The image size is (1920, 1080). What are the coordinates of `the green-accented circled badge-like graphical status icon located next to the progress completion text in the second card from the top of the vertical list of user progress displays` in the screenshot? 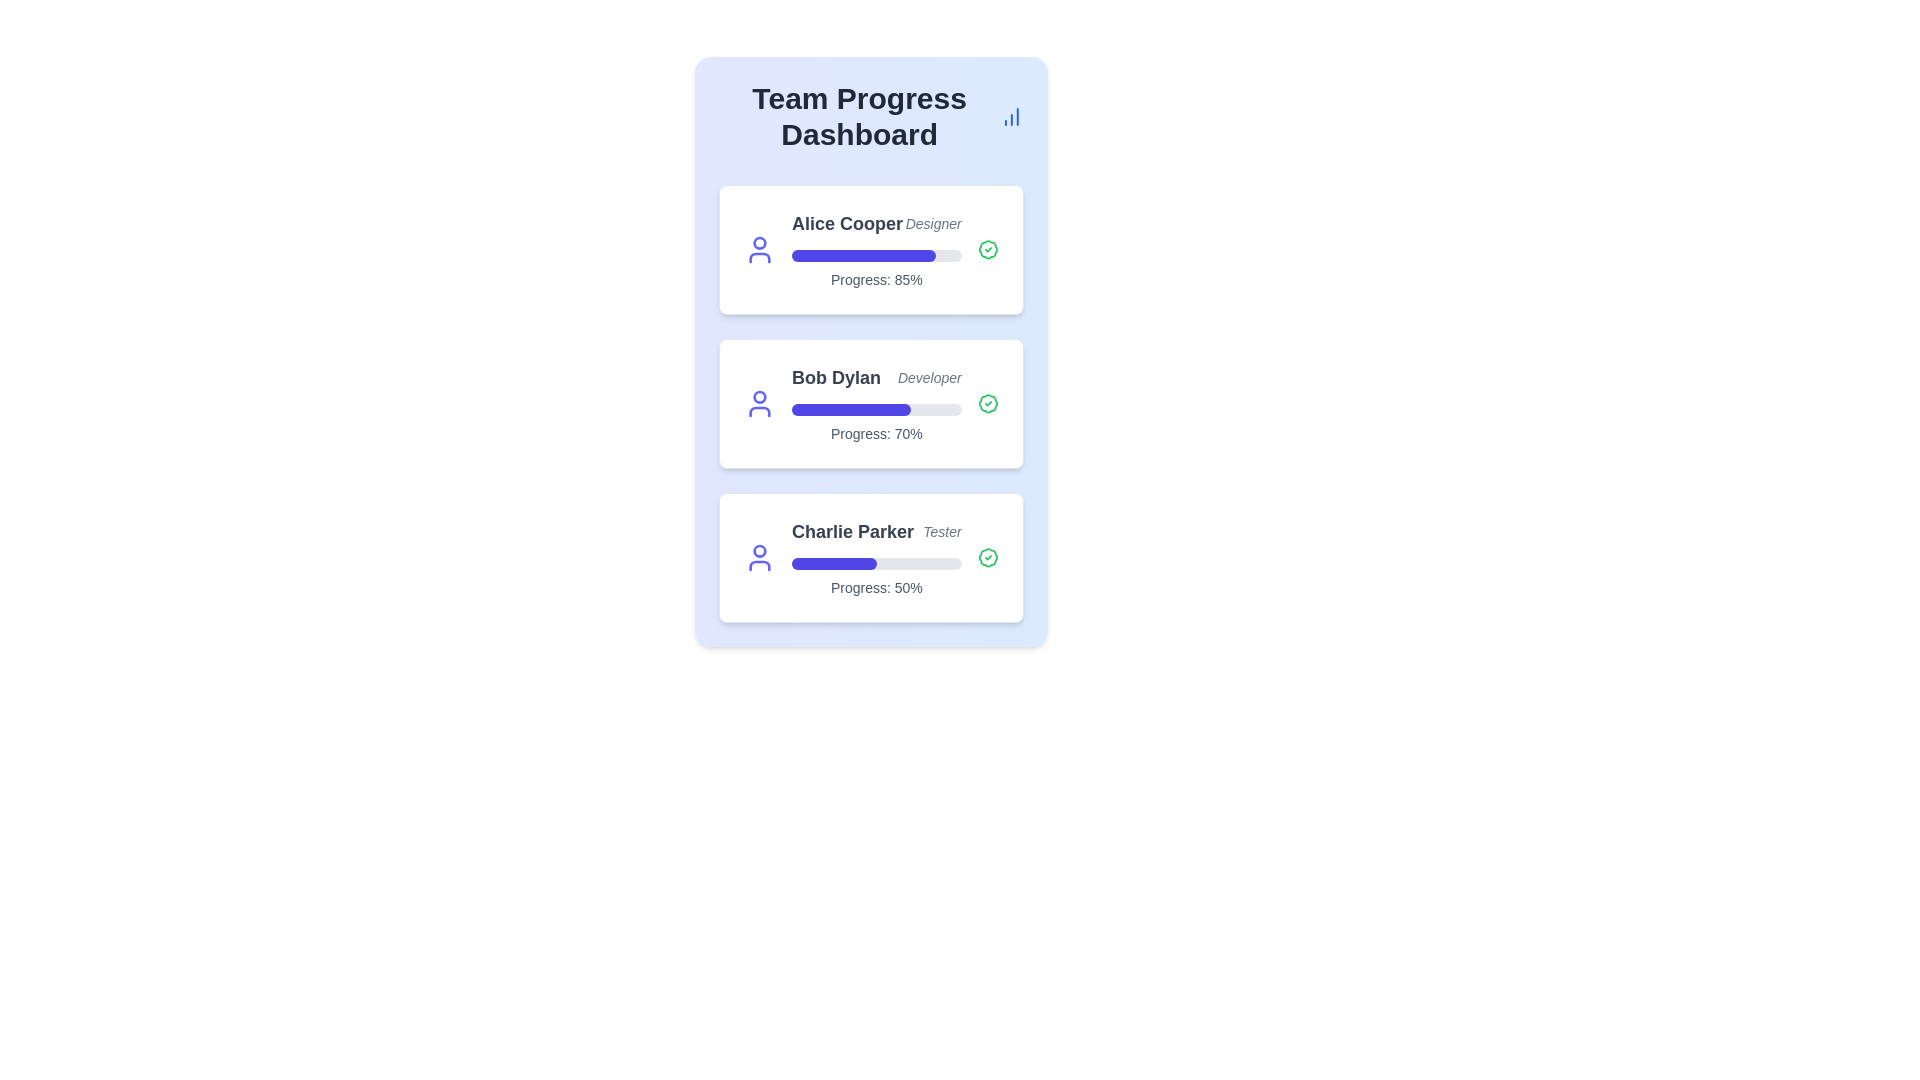 It's located at (988, 249).